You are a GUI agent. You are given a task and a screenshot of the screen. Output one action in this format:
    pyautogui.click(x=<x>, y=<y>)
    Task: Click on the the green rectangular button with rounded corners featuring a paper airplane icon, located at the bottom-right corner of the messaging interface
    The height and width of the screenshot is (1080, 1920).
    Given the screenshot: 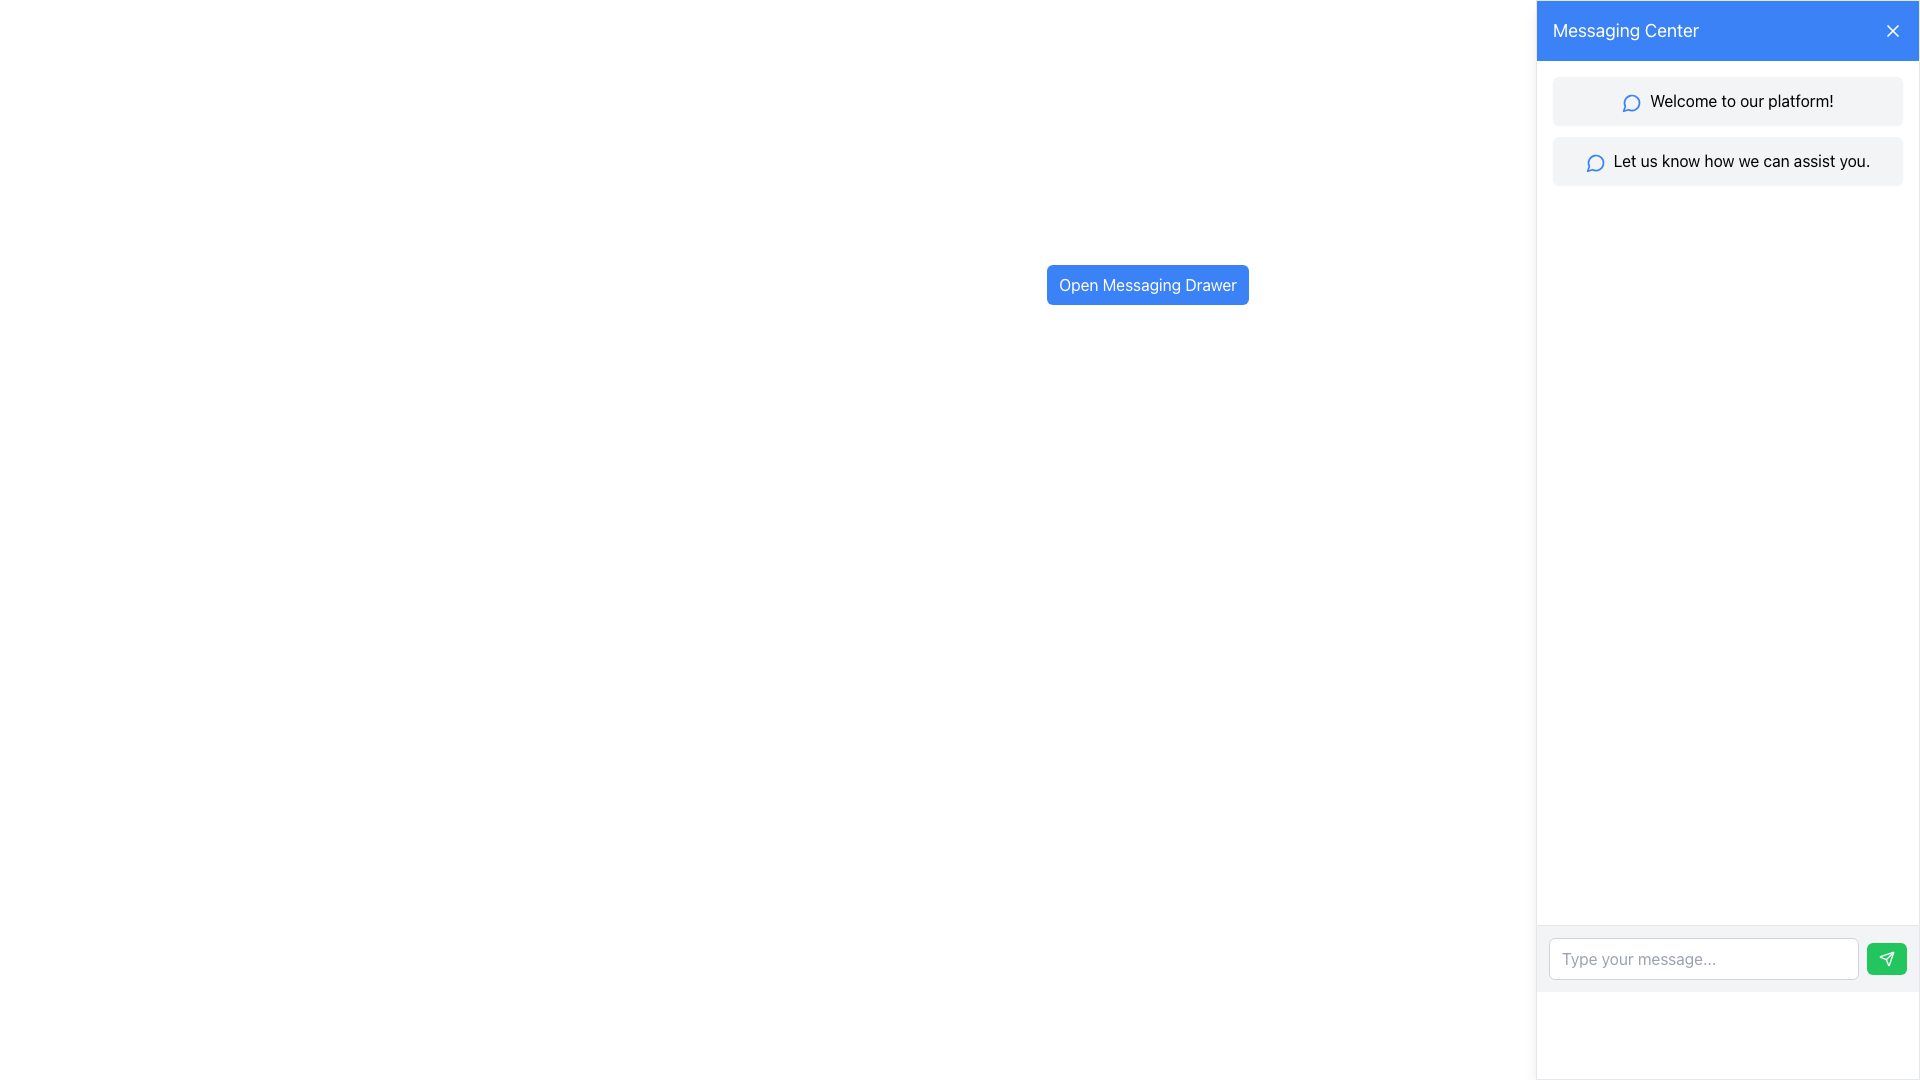 What is the action you would take?
    pyautogui.click(x=1885, y=958)
    